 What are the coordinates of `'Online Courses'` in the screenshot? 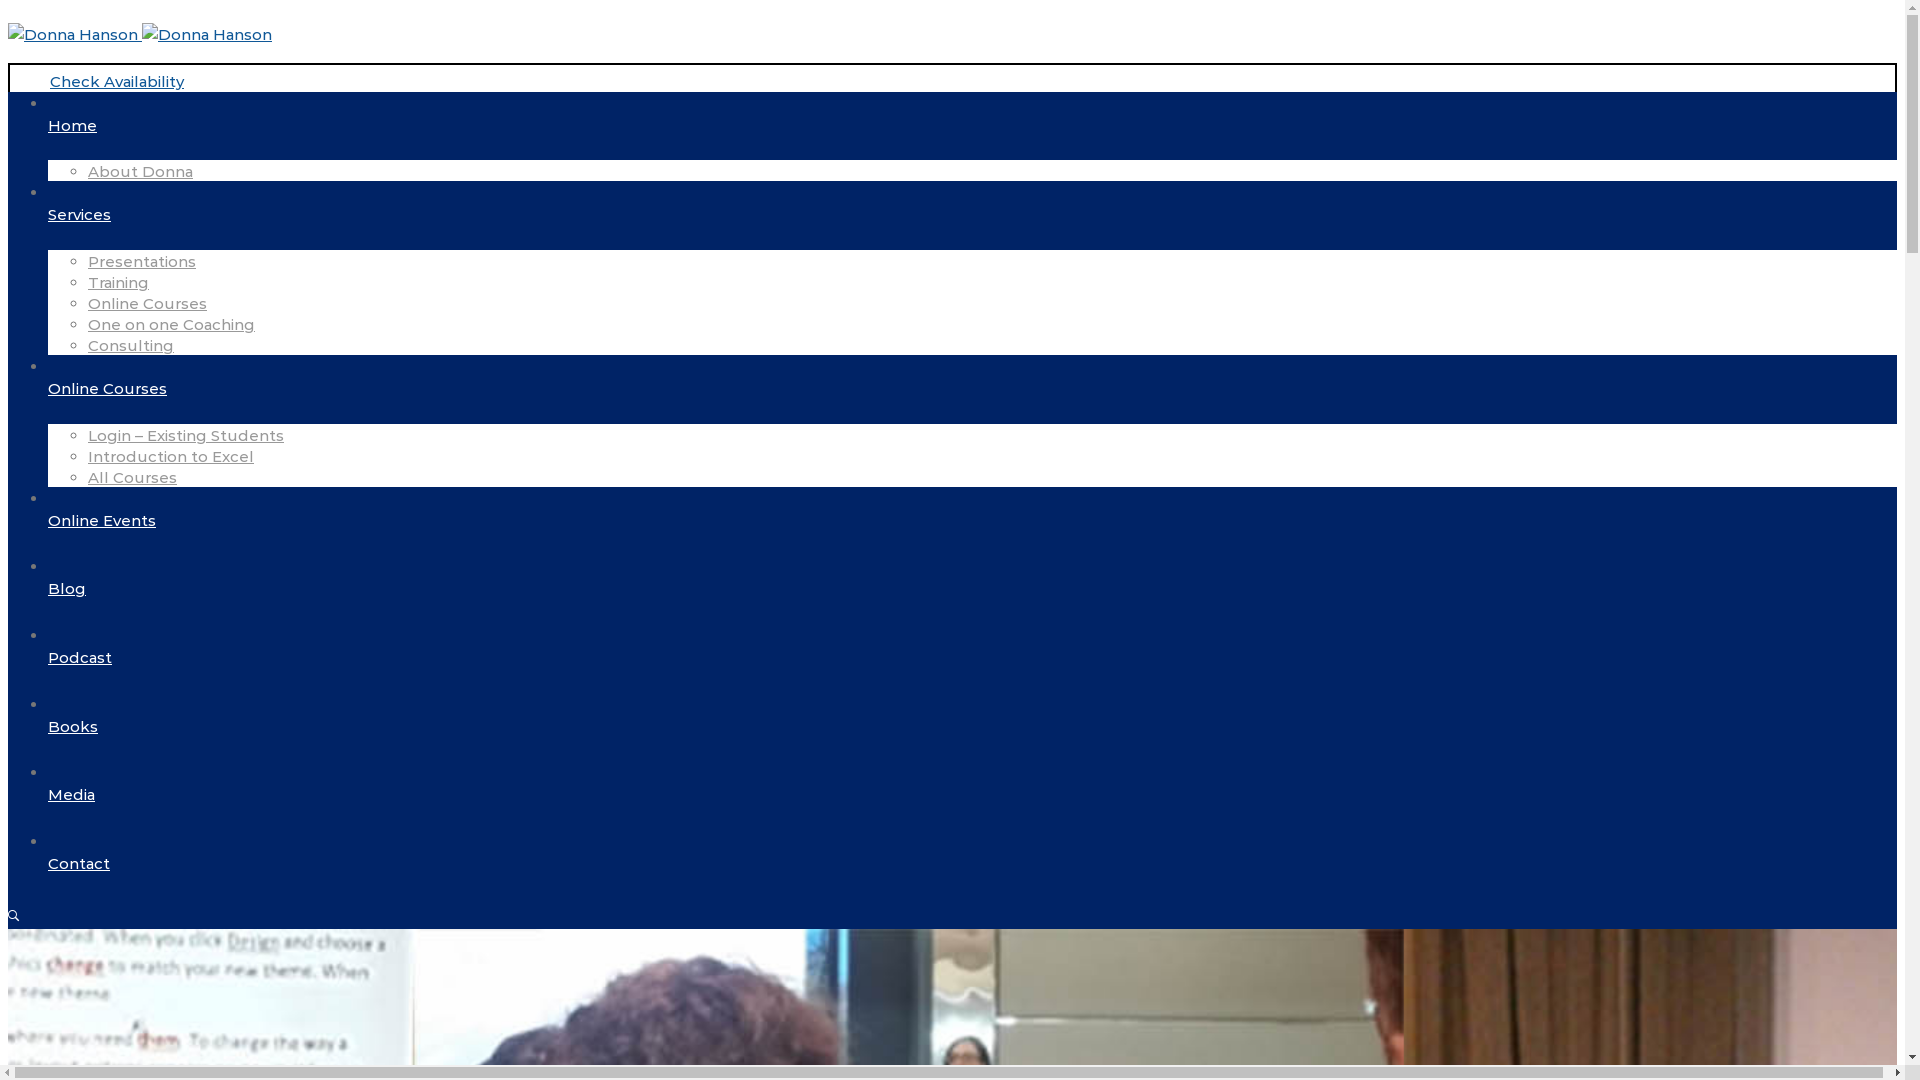 It's located at (972, 388).